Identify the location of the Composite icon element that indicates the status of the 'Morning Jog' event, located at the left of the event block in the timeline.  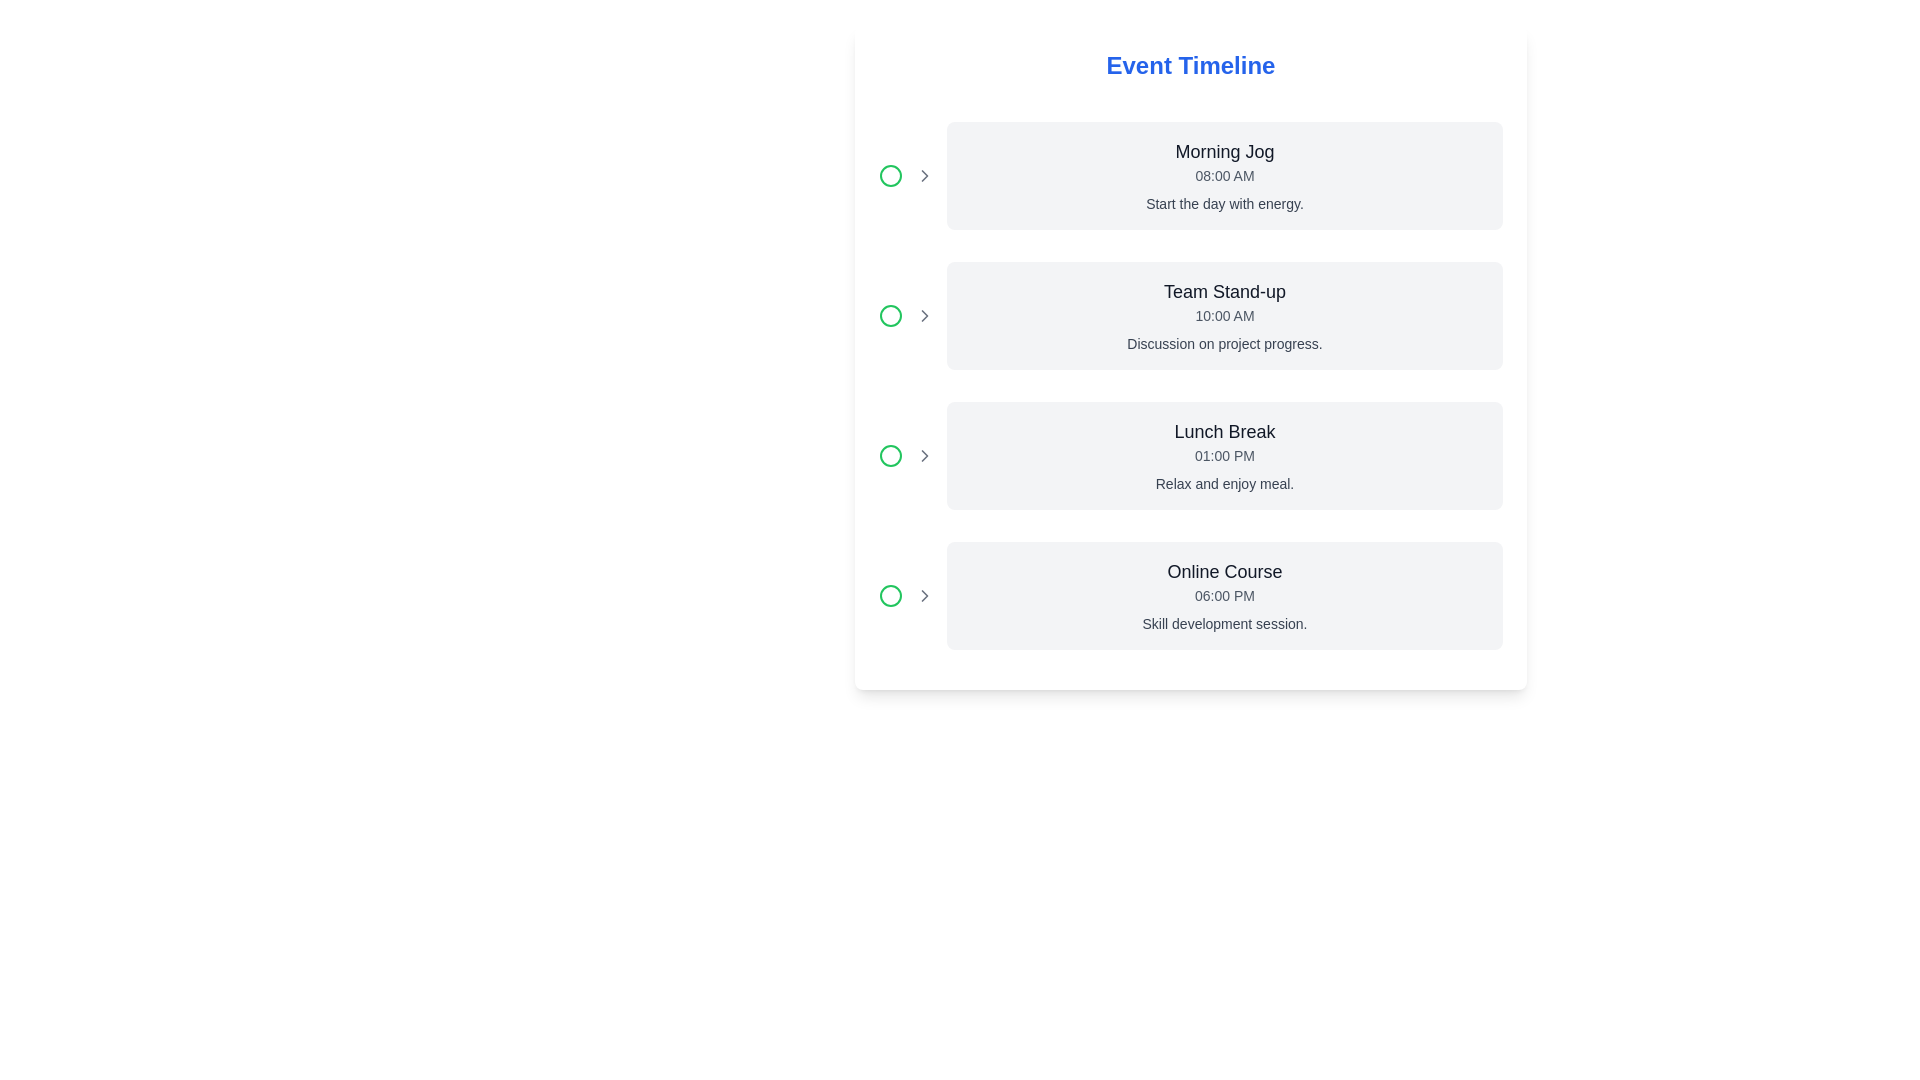
(911, 175).